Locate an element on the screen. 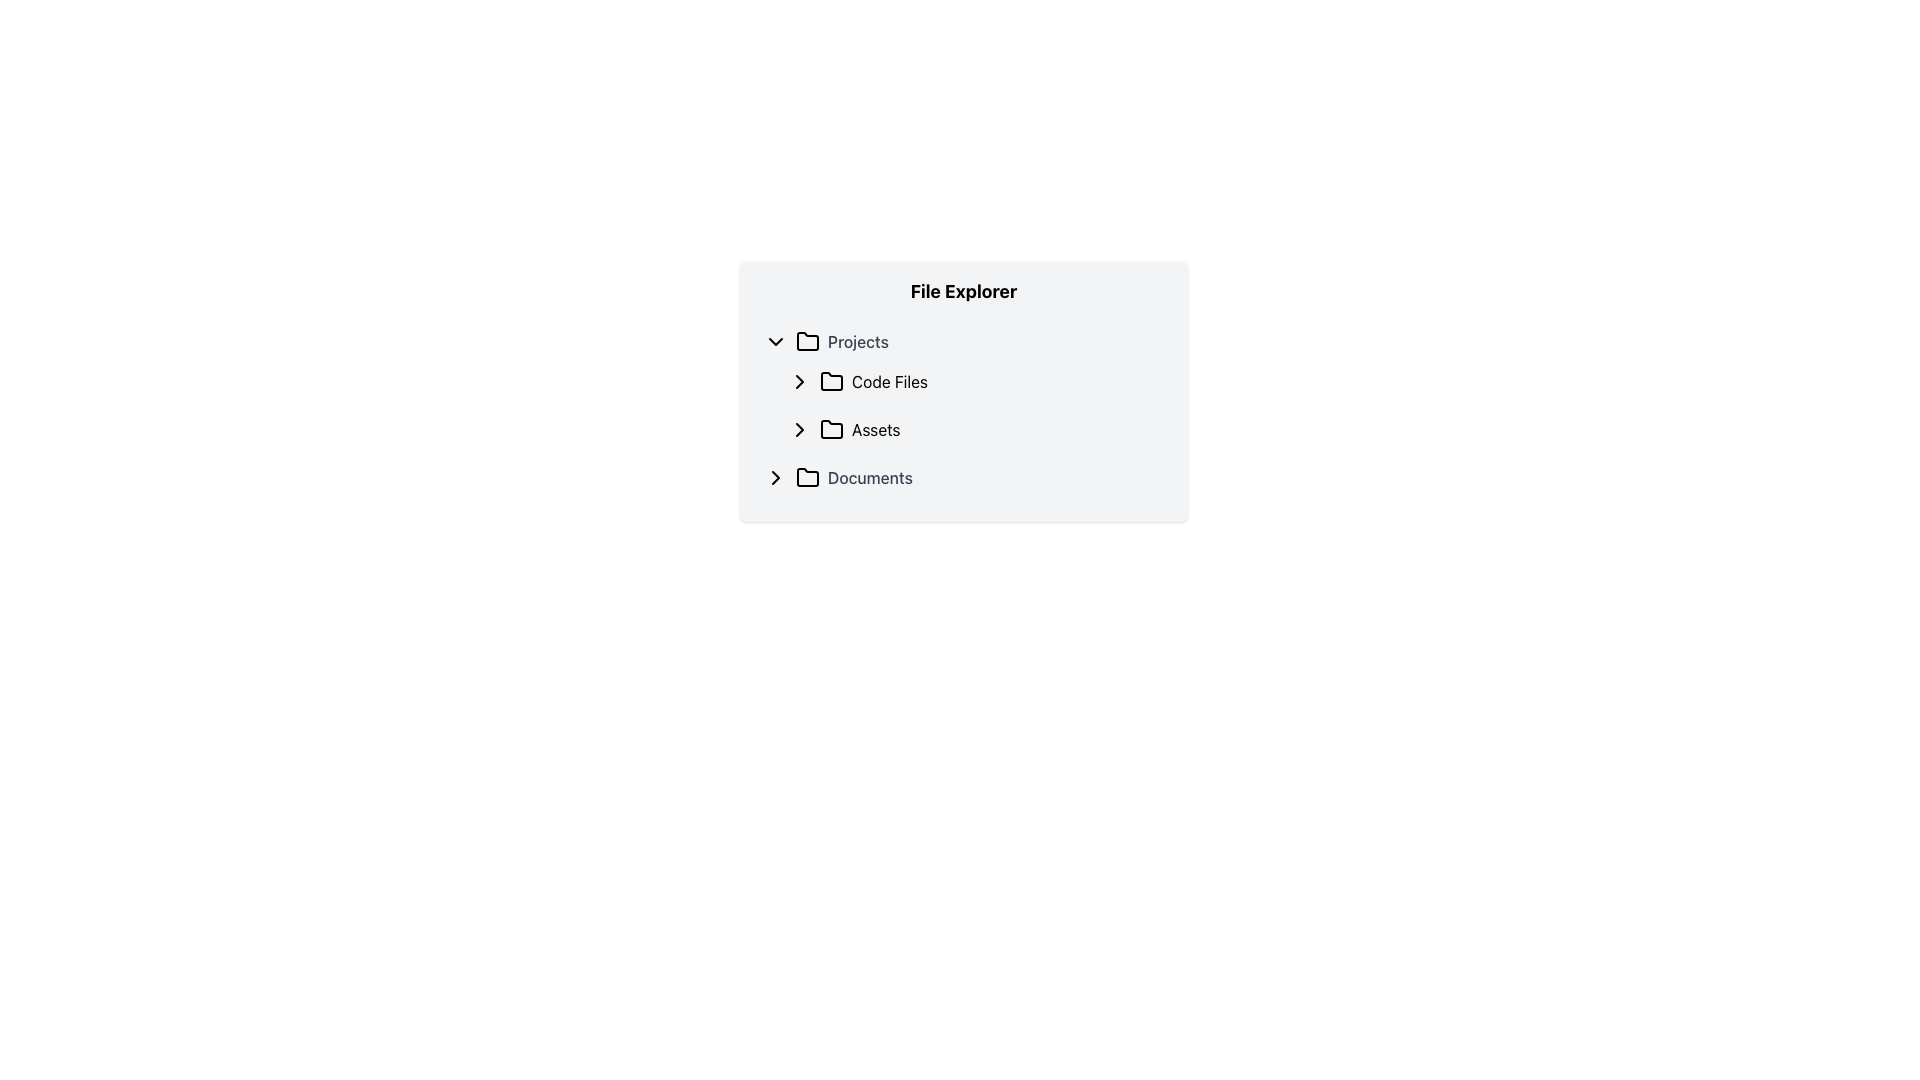 The image size is (1920, 1080). the folder icon is located at coordinates (831, 428).